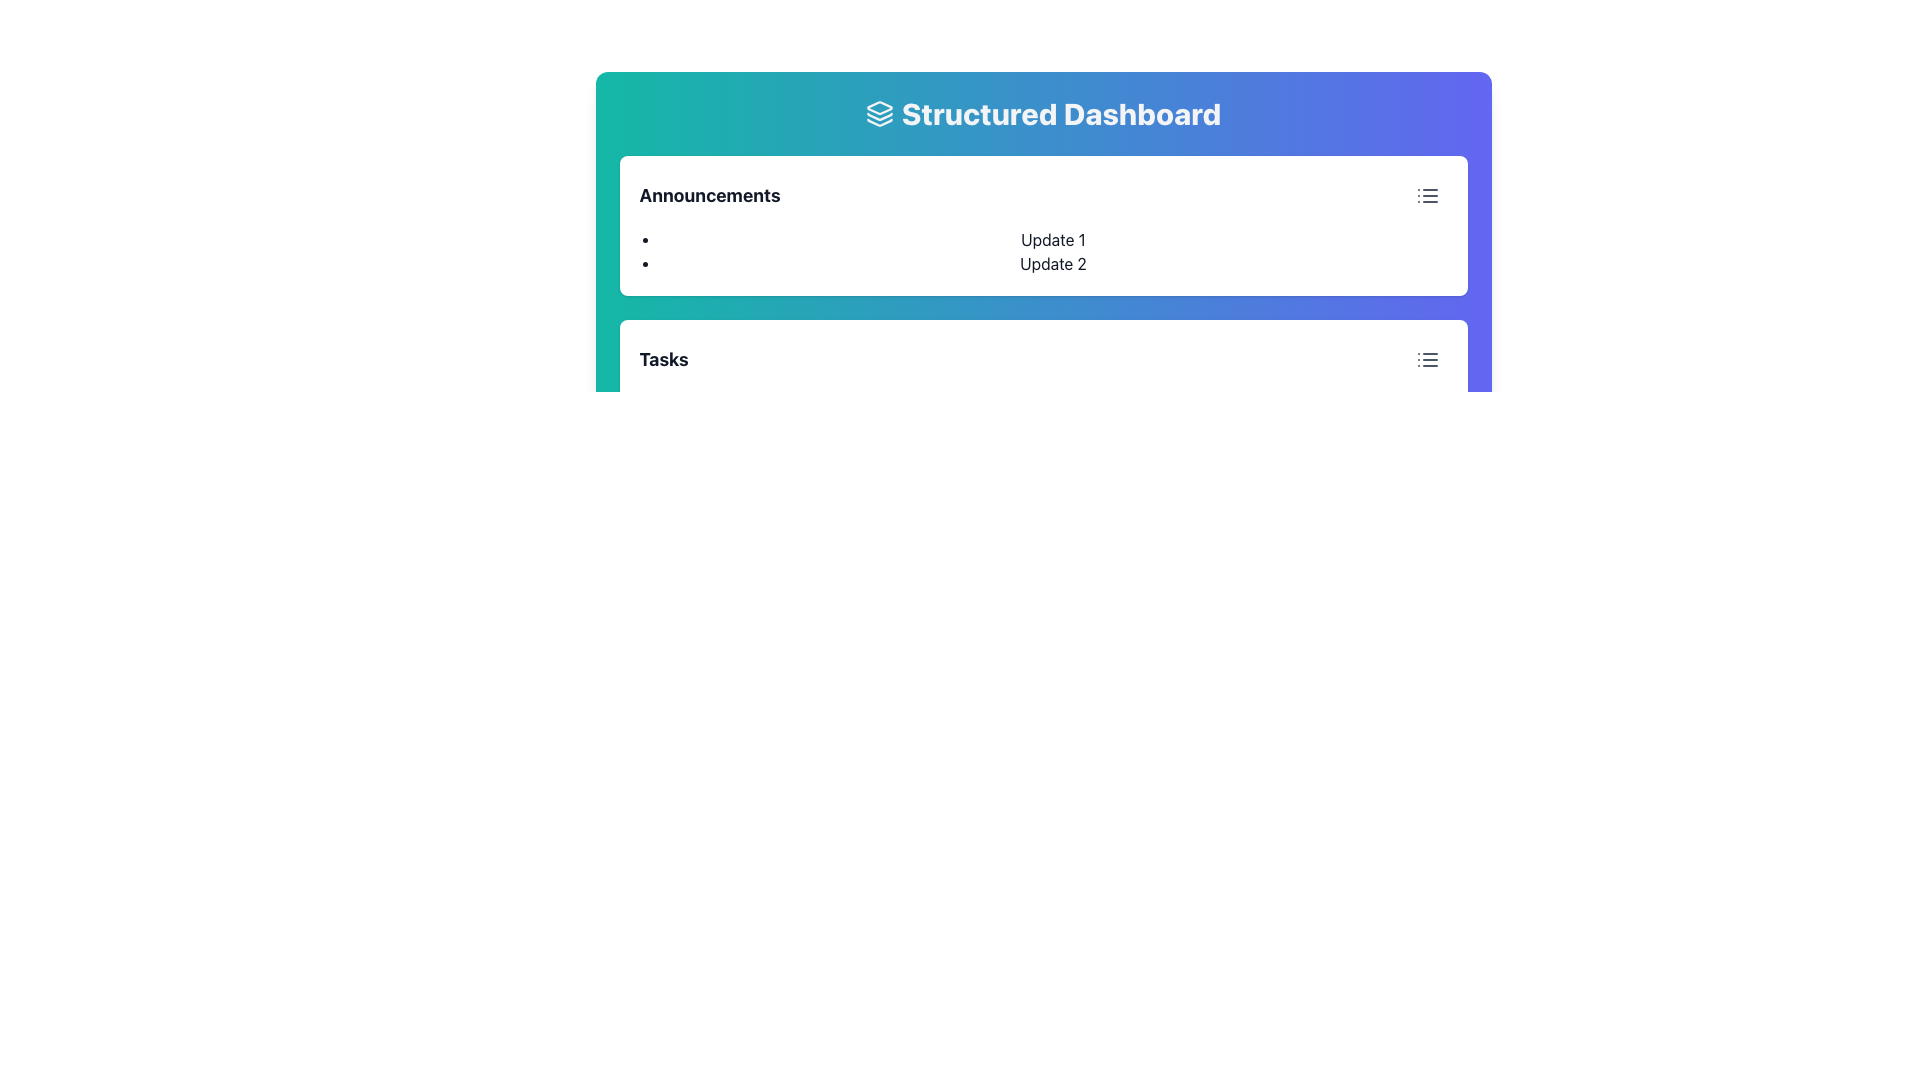 The width and height of the screenshot is (1920, 1080). What do you see at coordinates (879, 114) in the screenshot?
I see `the dashboard logo icon located to the left of the 'Structured Dashboard' text in the header` at bounding box center [879, 114].